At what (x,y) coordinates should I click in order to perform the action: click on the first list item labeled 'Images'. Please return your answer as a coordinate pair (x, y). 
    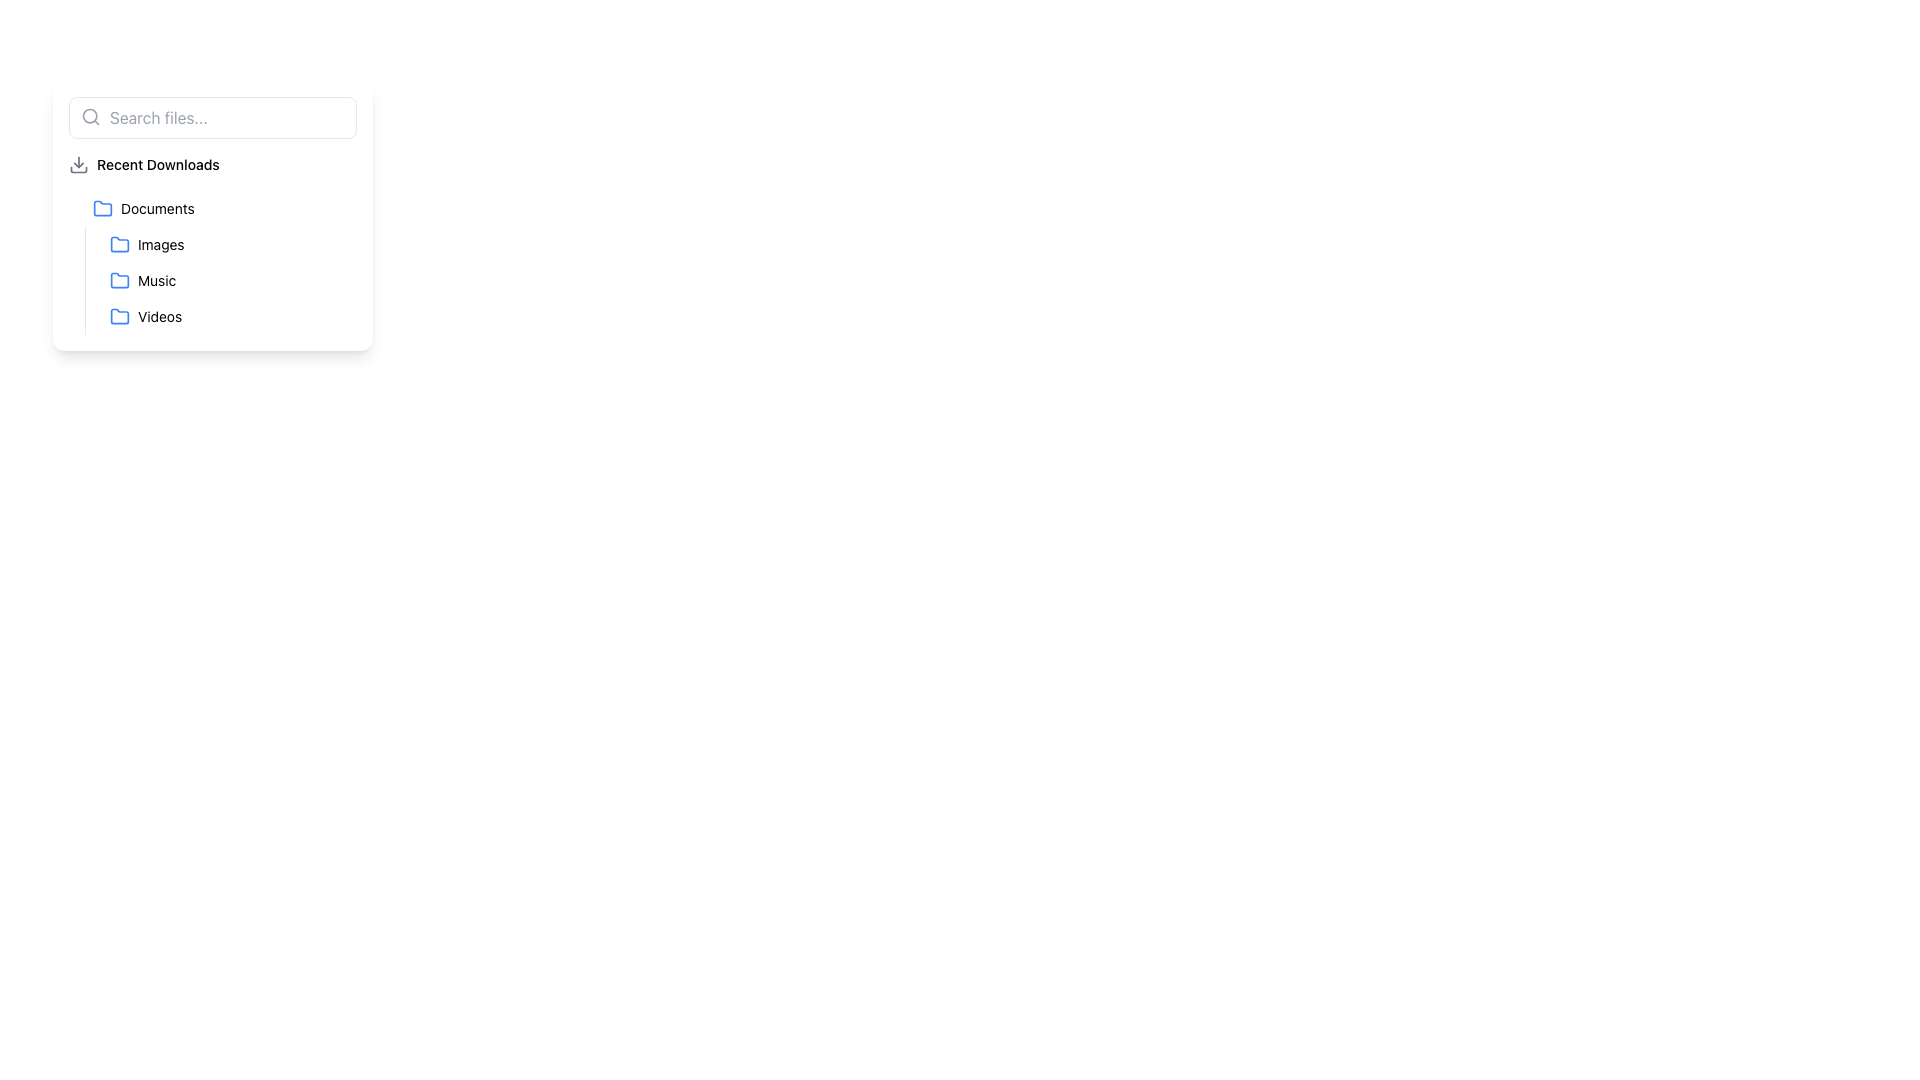
    Looking at the image, I should click on (229, 244).